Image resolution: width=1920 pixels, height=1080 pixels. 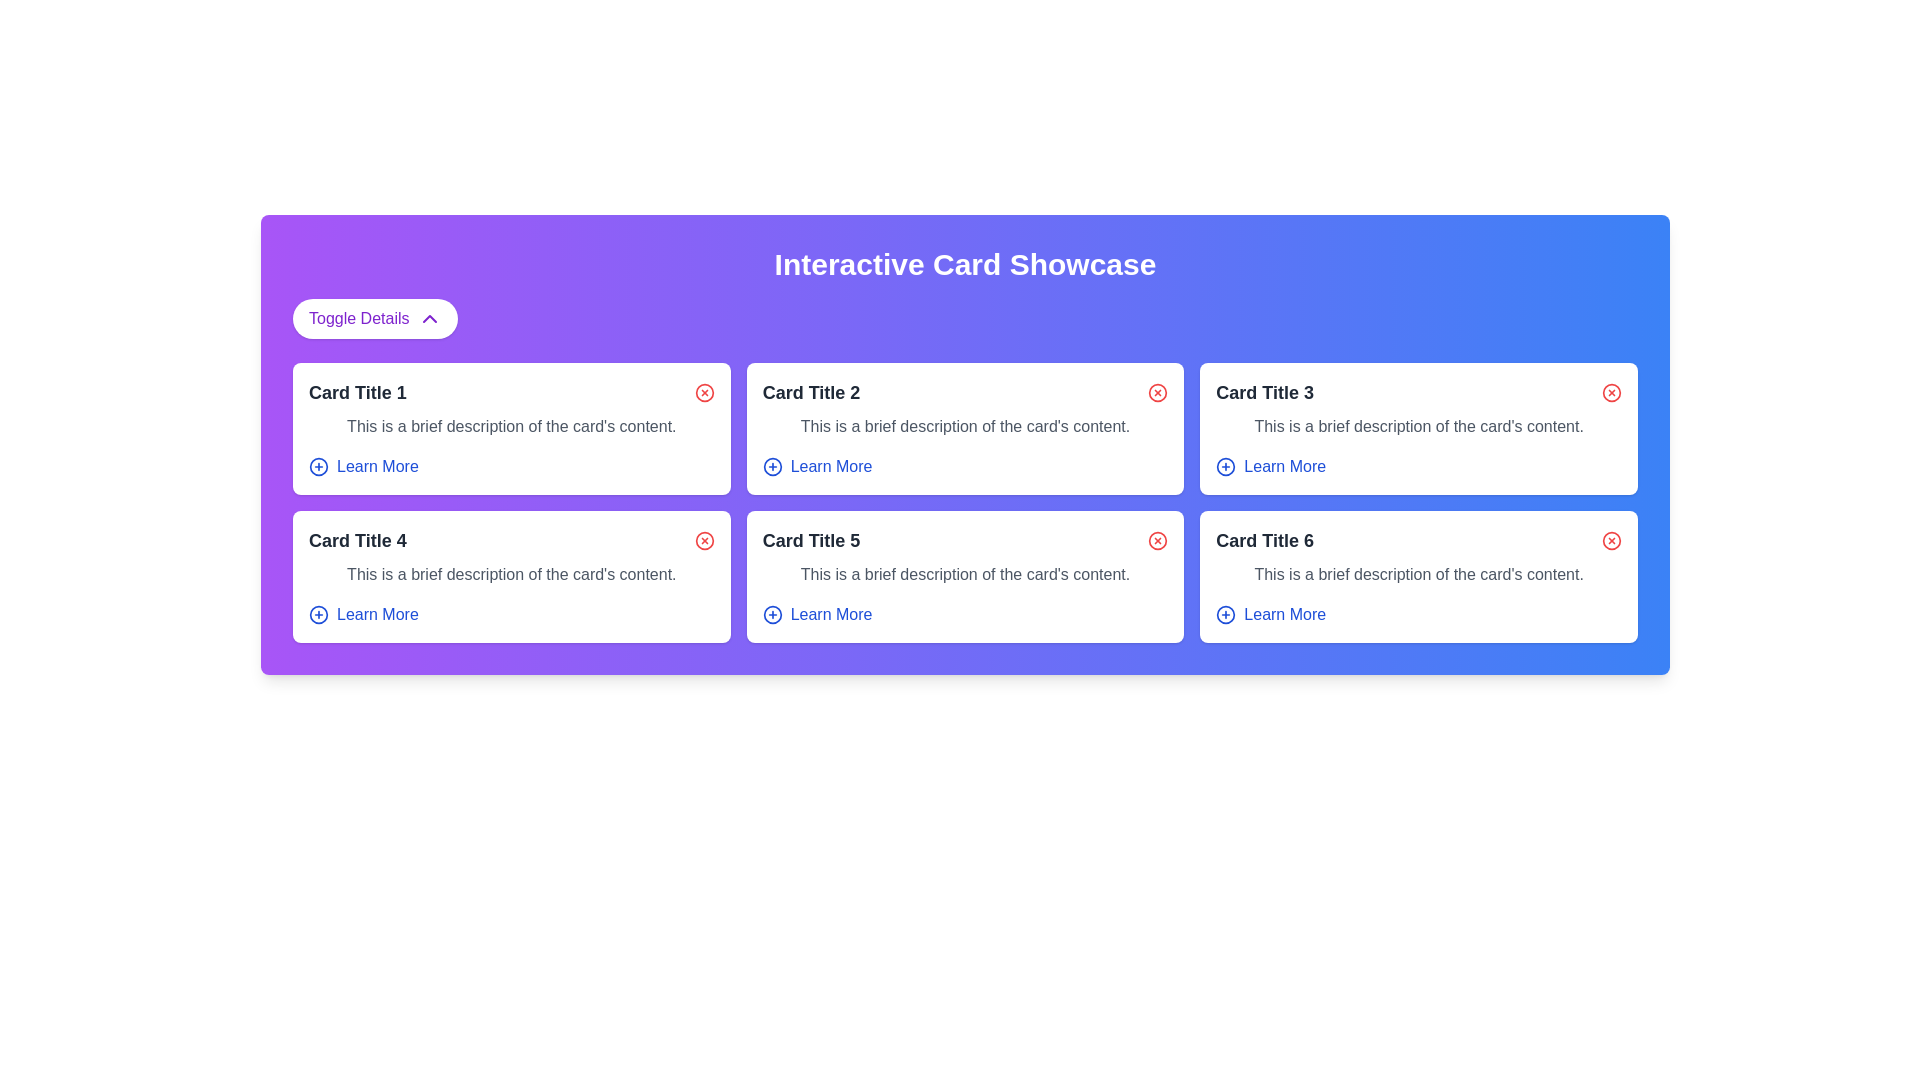 I want to click on the card located in the bottom-right corner of the grid layout to trigger a visual change, so click(x=1418, y=577).